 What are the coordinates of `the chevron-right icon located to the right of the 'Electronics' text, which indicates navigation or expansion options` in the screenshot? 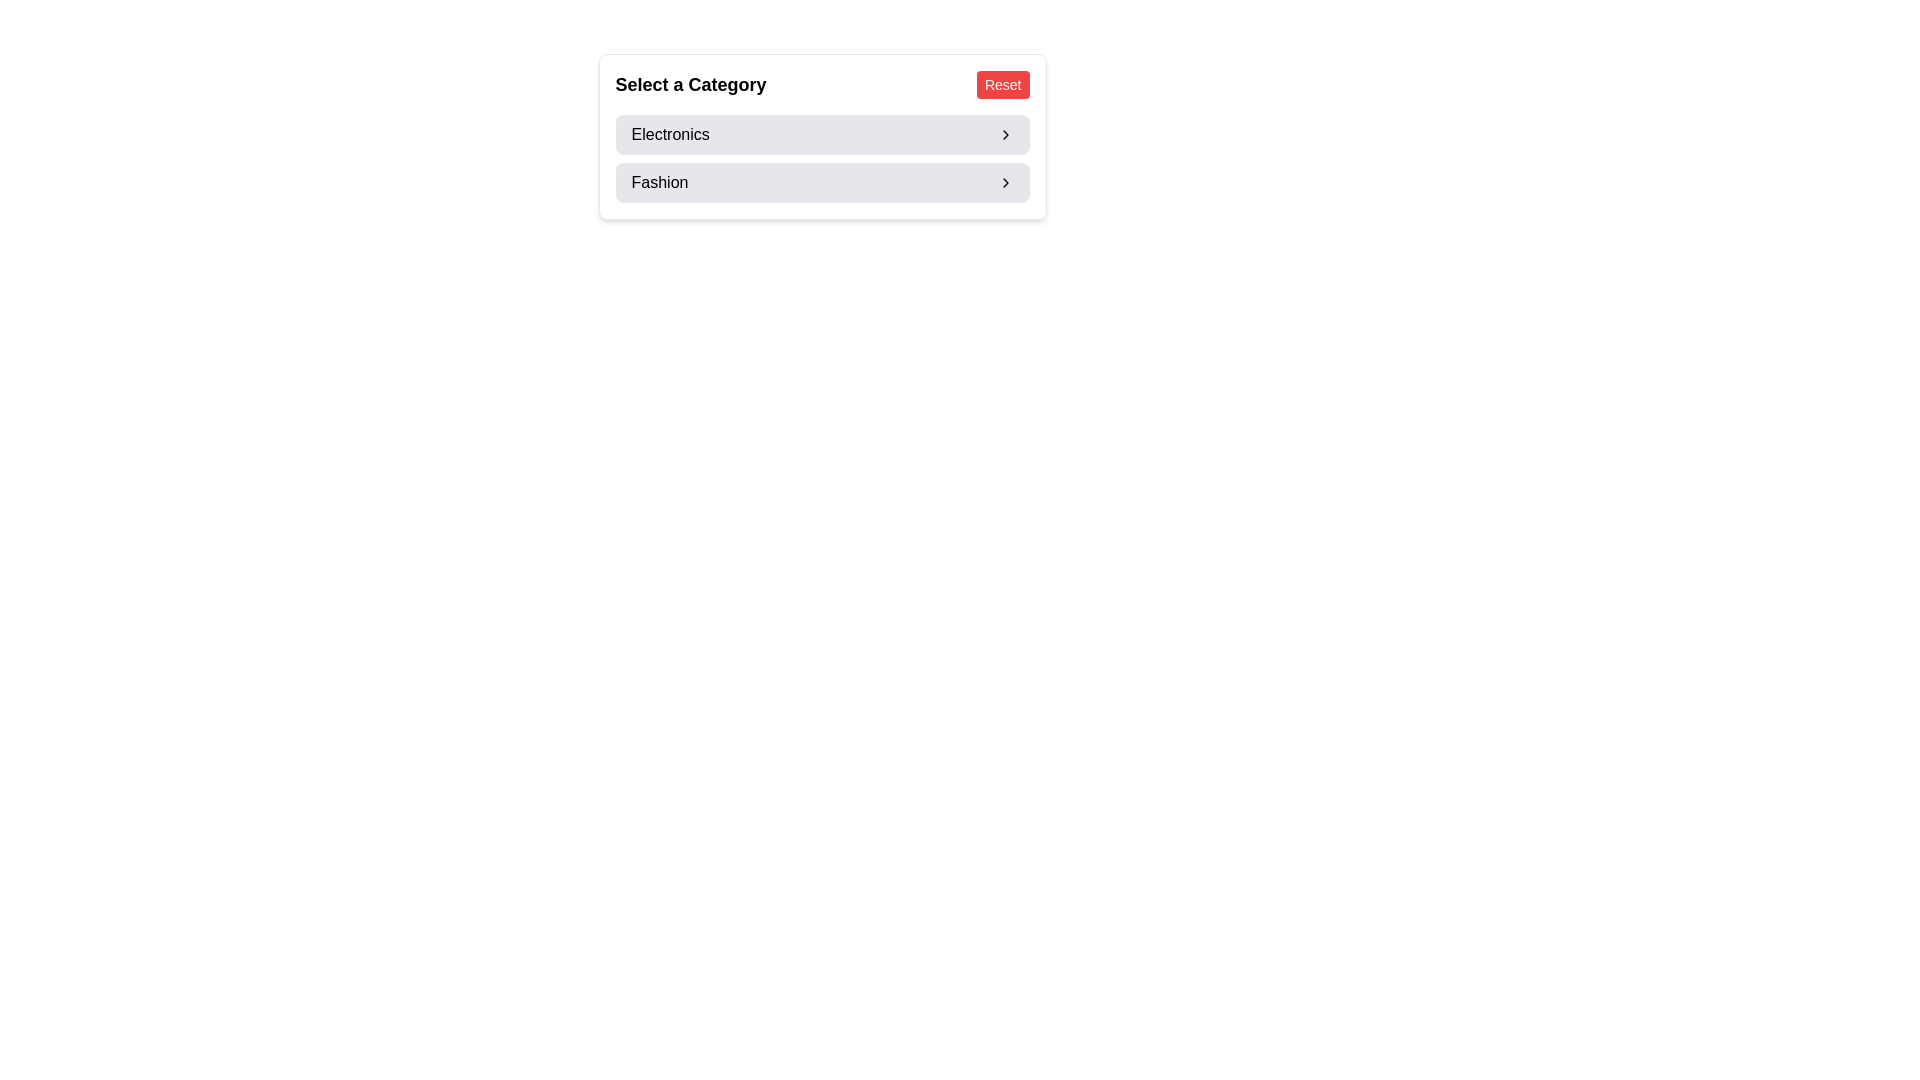 It's located at (1005, 135).